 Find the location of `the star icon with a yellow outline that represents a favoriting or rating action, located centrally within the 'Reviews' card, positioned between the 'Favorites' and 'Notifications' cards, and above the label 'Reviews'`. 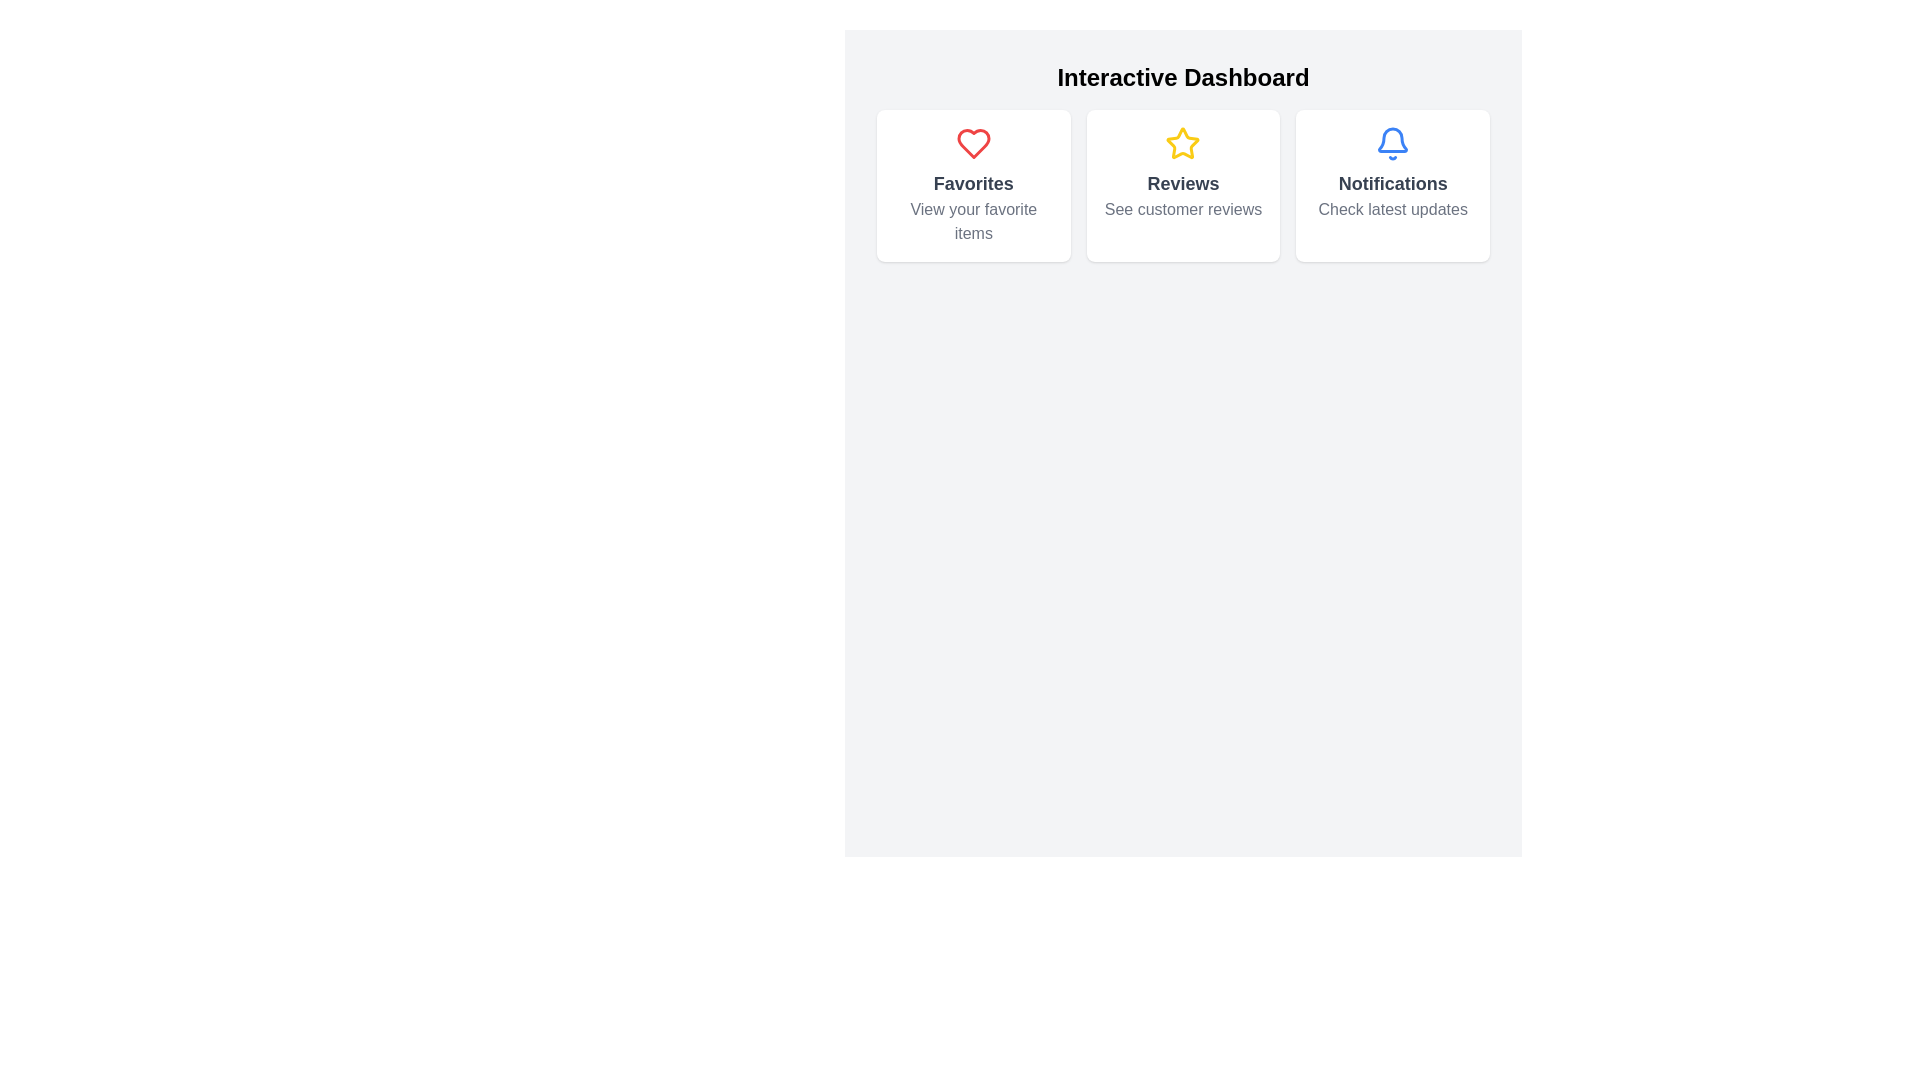

the star icon with a yellow outline that represents a favoriting or rating action, located centrally within the 'Reviews' card, positioned between the 'Favorites' and 'Notifications' cards, and above the label 'Reviews' is located at coordinates (1183, 142).